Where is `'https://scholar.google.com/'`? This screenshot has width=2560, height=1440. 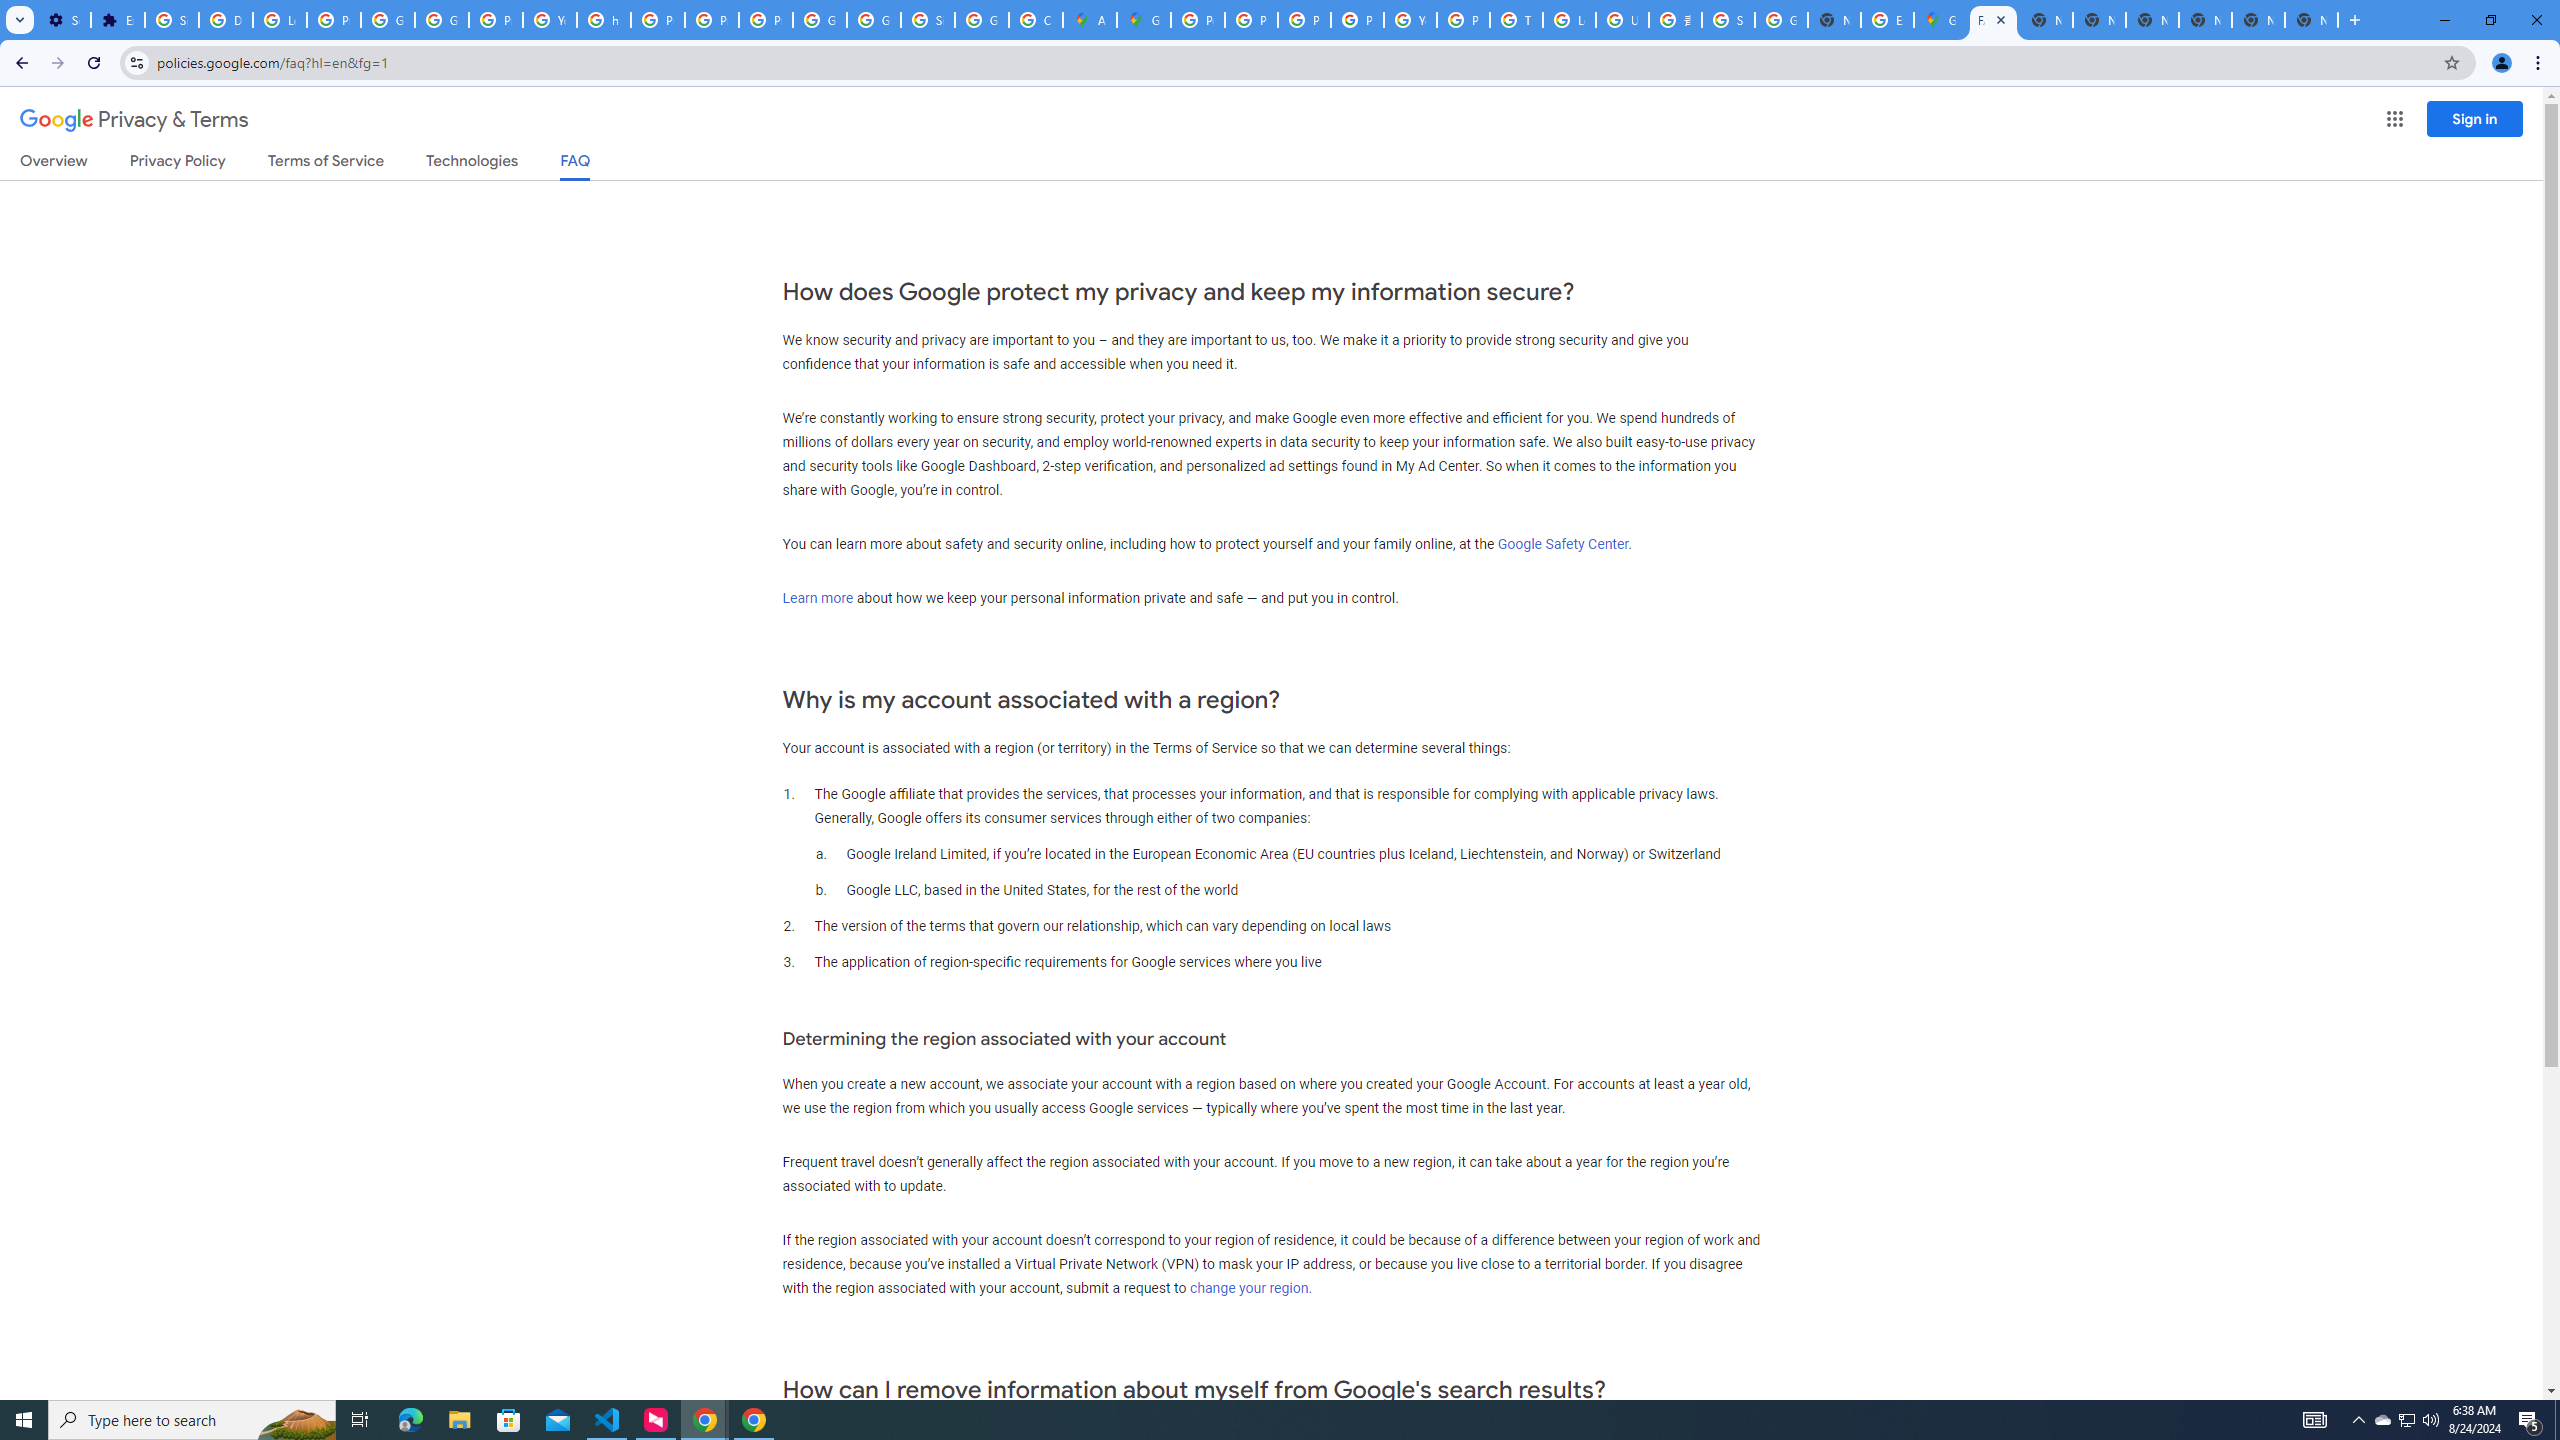
'https://scholar.google.com/' is located at coordinates (603, 19).